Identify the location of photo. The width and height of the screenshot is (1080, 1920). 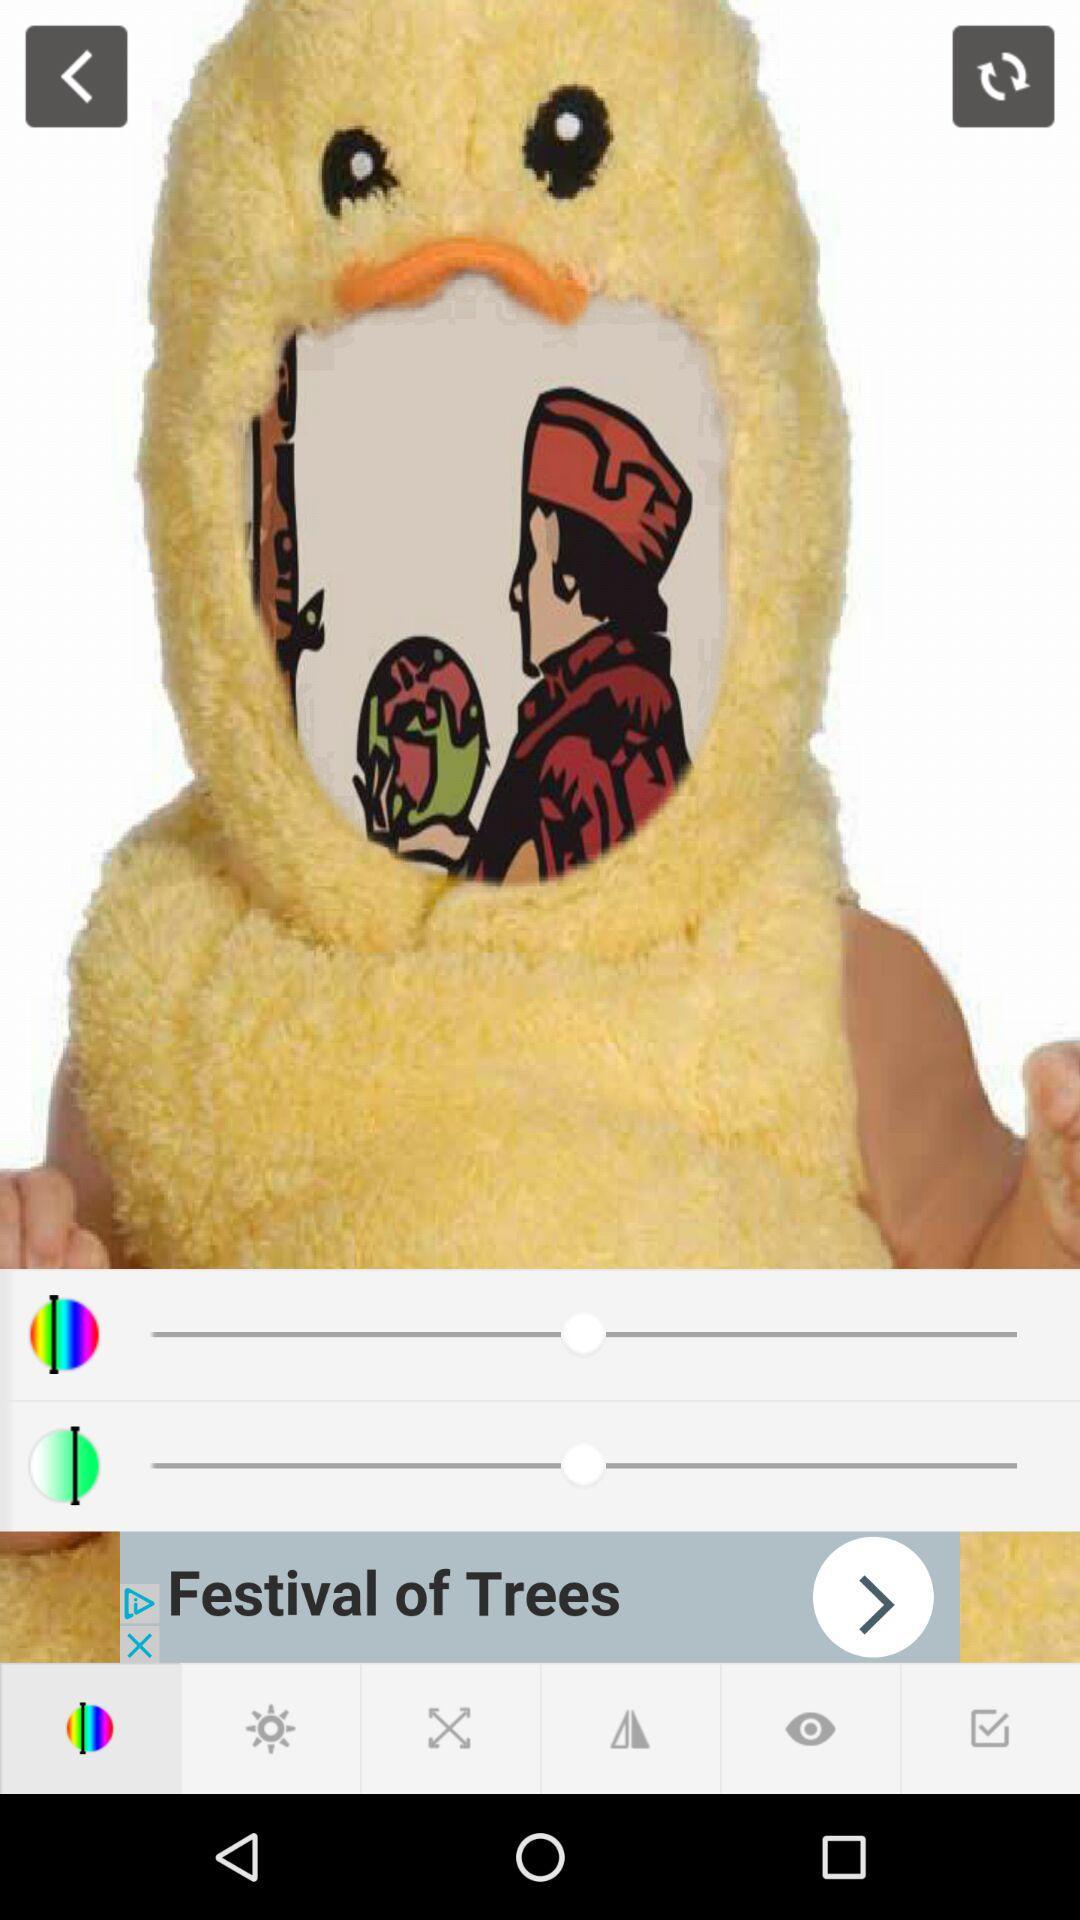
(1003, 76).